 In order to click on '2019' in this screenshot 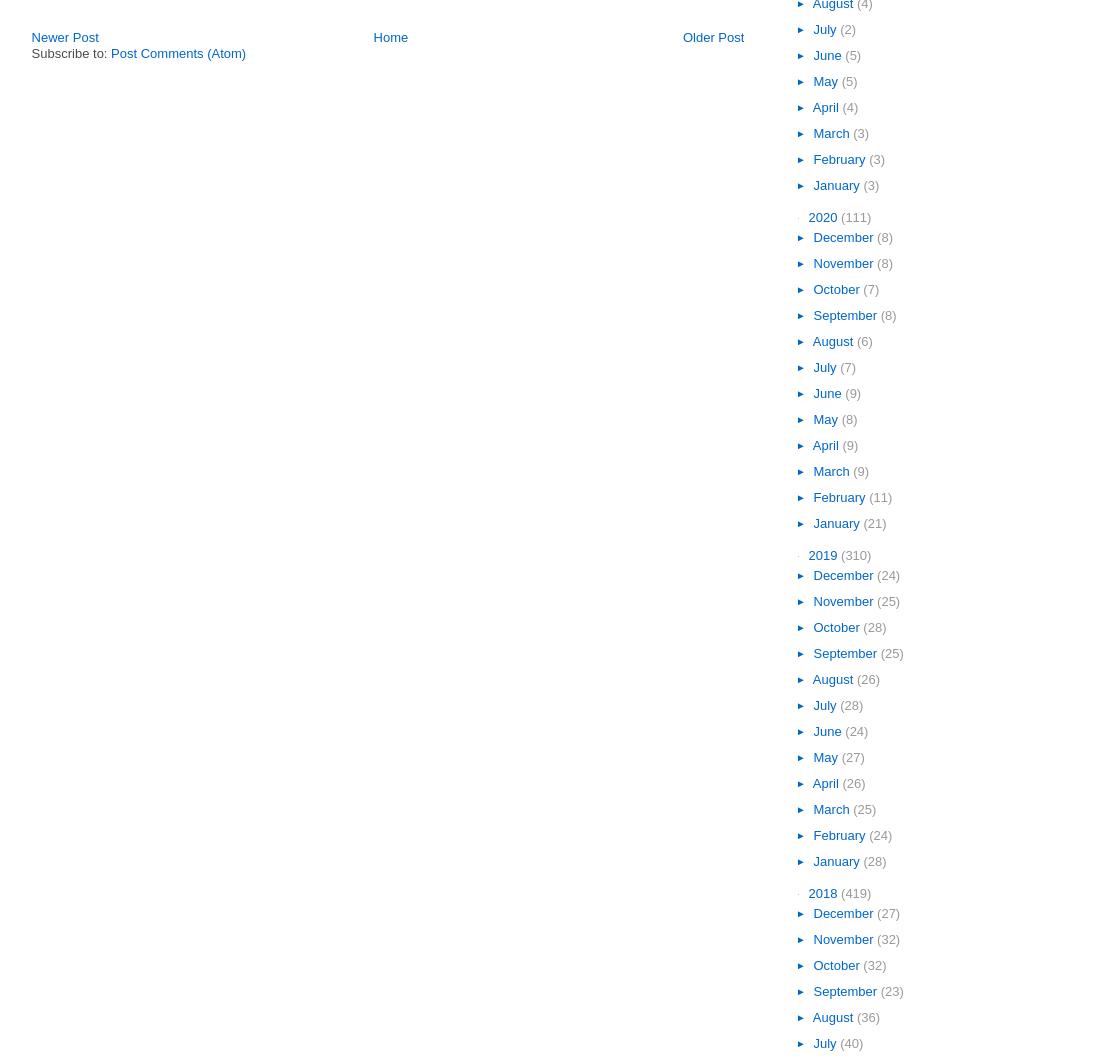, I will do `click(824, 555)`.